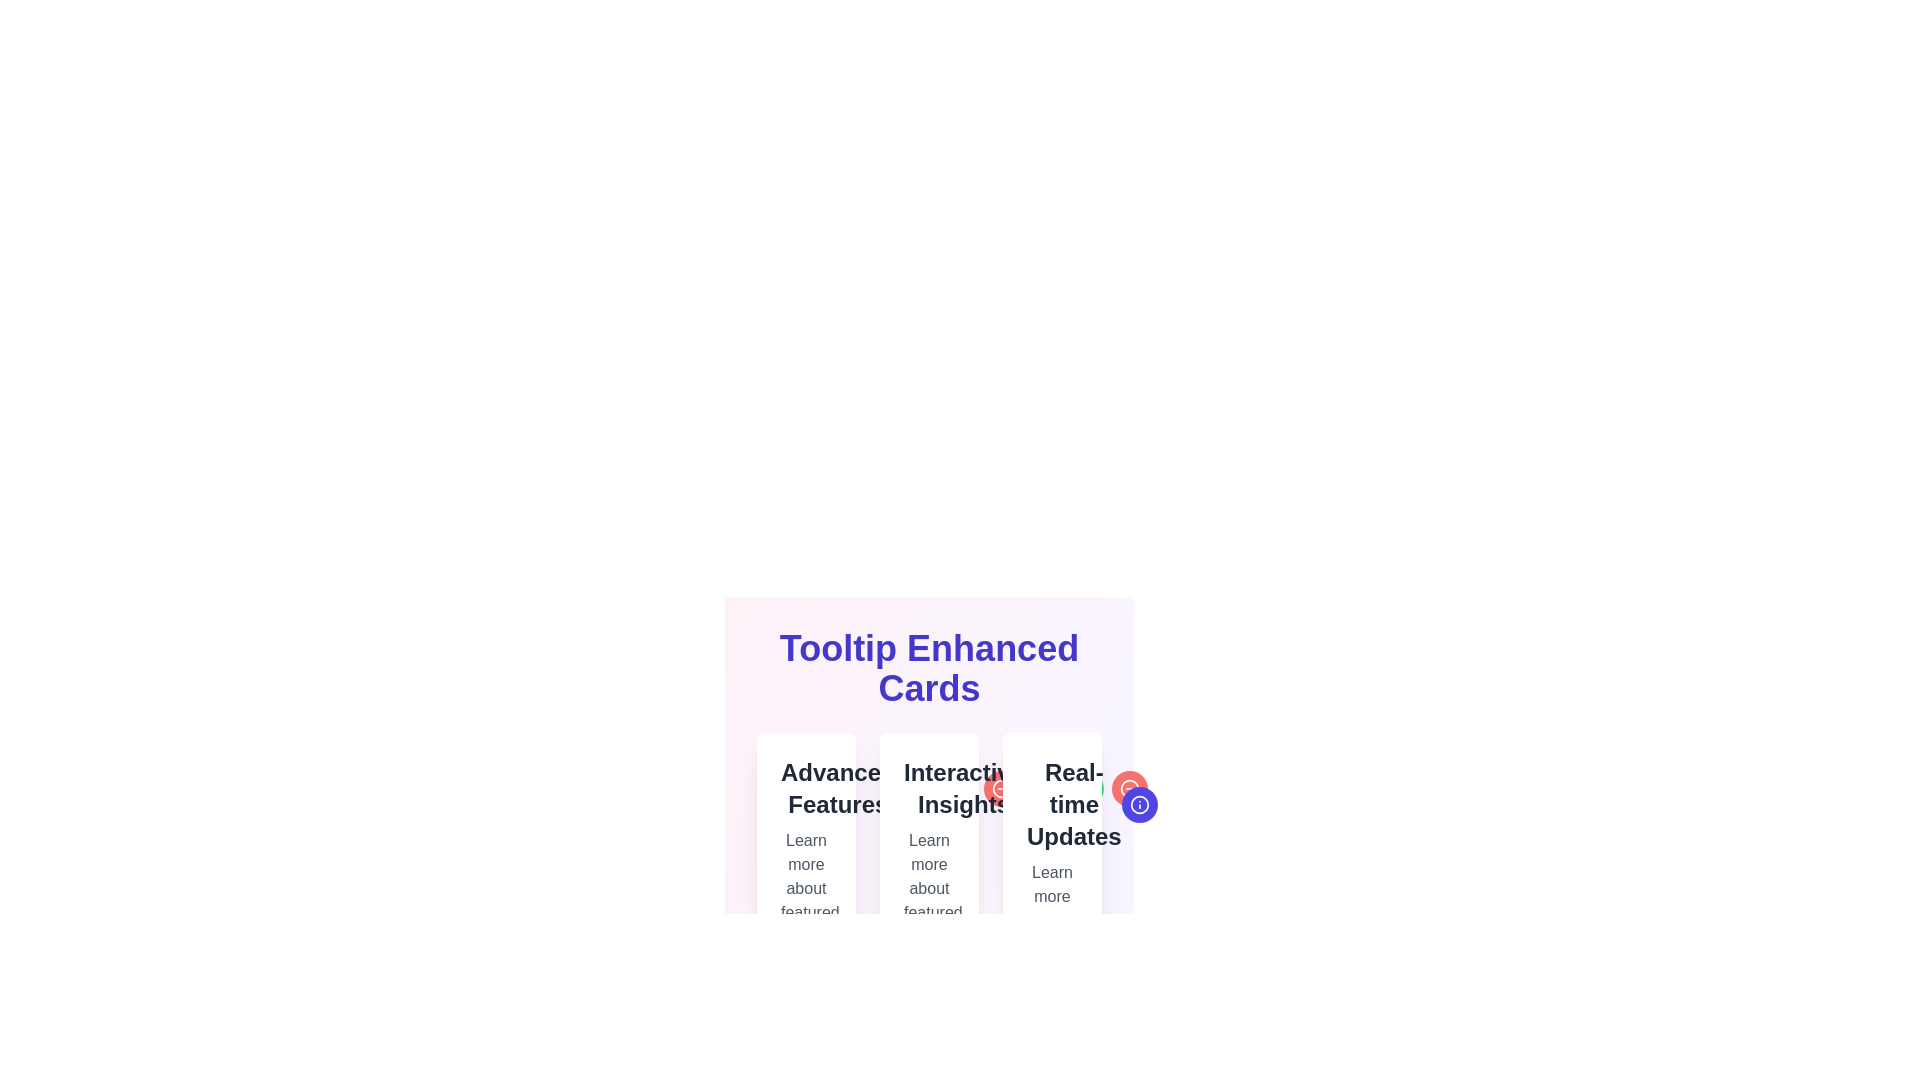  I want to click on the largest circle element located centrally within the 'Interactive Insights' card, which serves a decorative or functional purpose, possibly indicating an action such as adding or expanding, so click(956, 788).